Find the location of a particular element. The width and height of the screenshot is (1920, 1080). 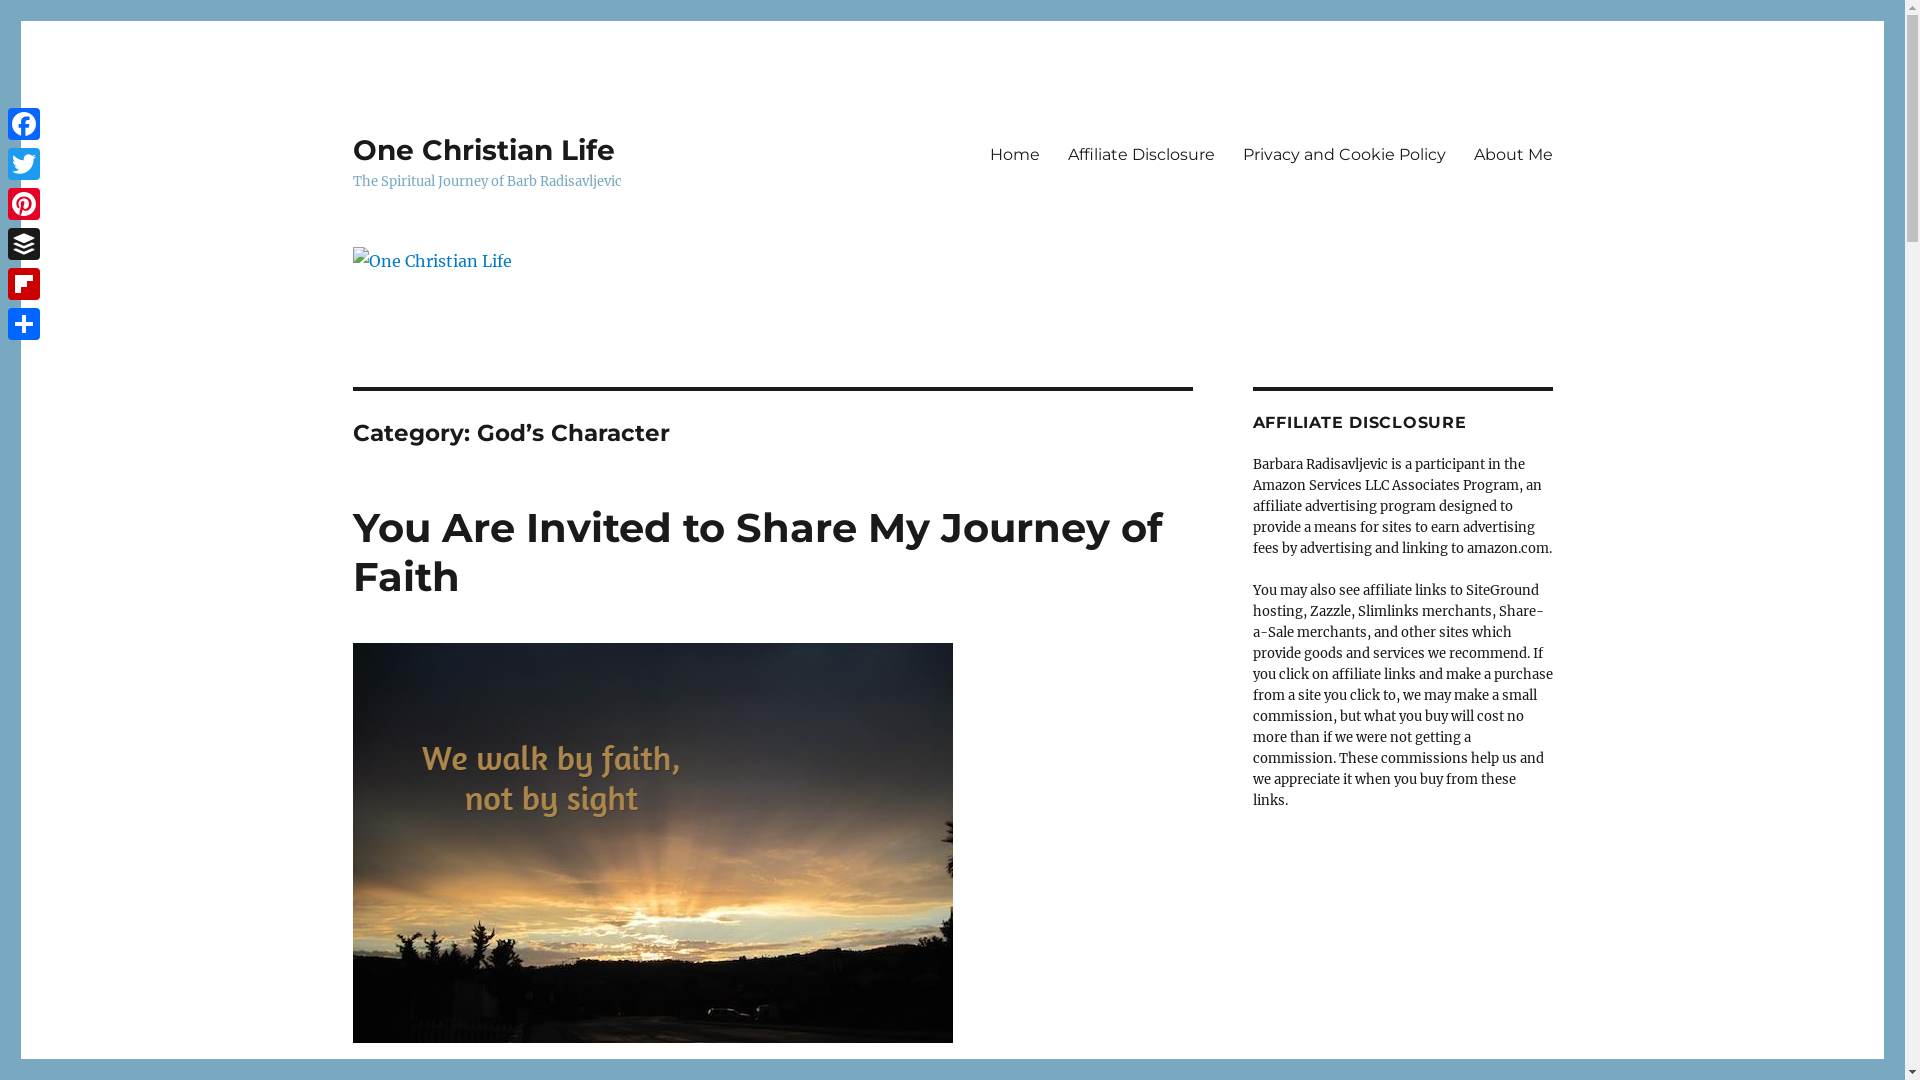

'Privacy and Cookie Policy' is located at coordinates (1343, 153).